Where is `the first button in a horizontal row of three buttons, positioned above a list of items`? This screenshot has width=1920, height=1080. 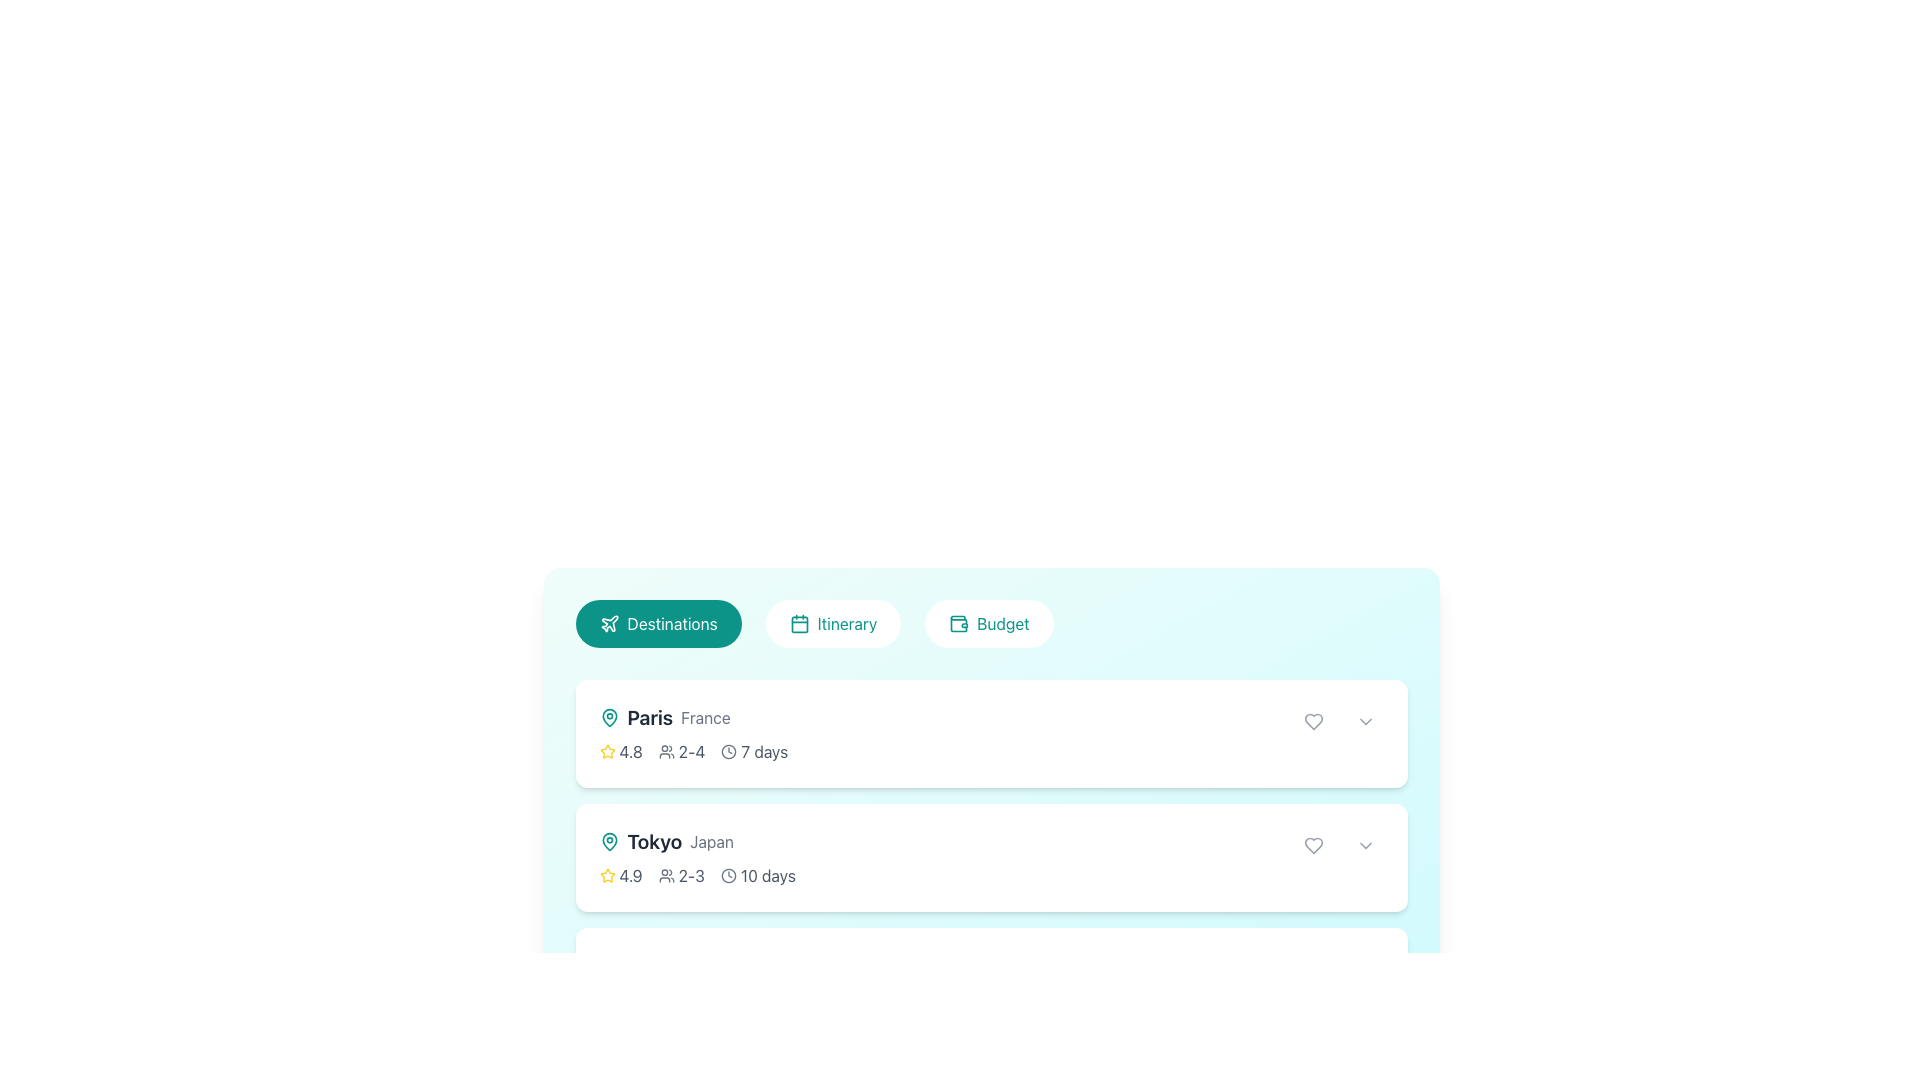
the first button in a horizontal row of three buttons, positioned above a list of items is located at coordinates (658, 623).